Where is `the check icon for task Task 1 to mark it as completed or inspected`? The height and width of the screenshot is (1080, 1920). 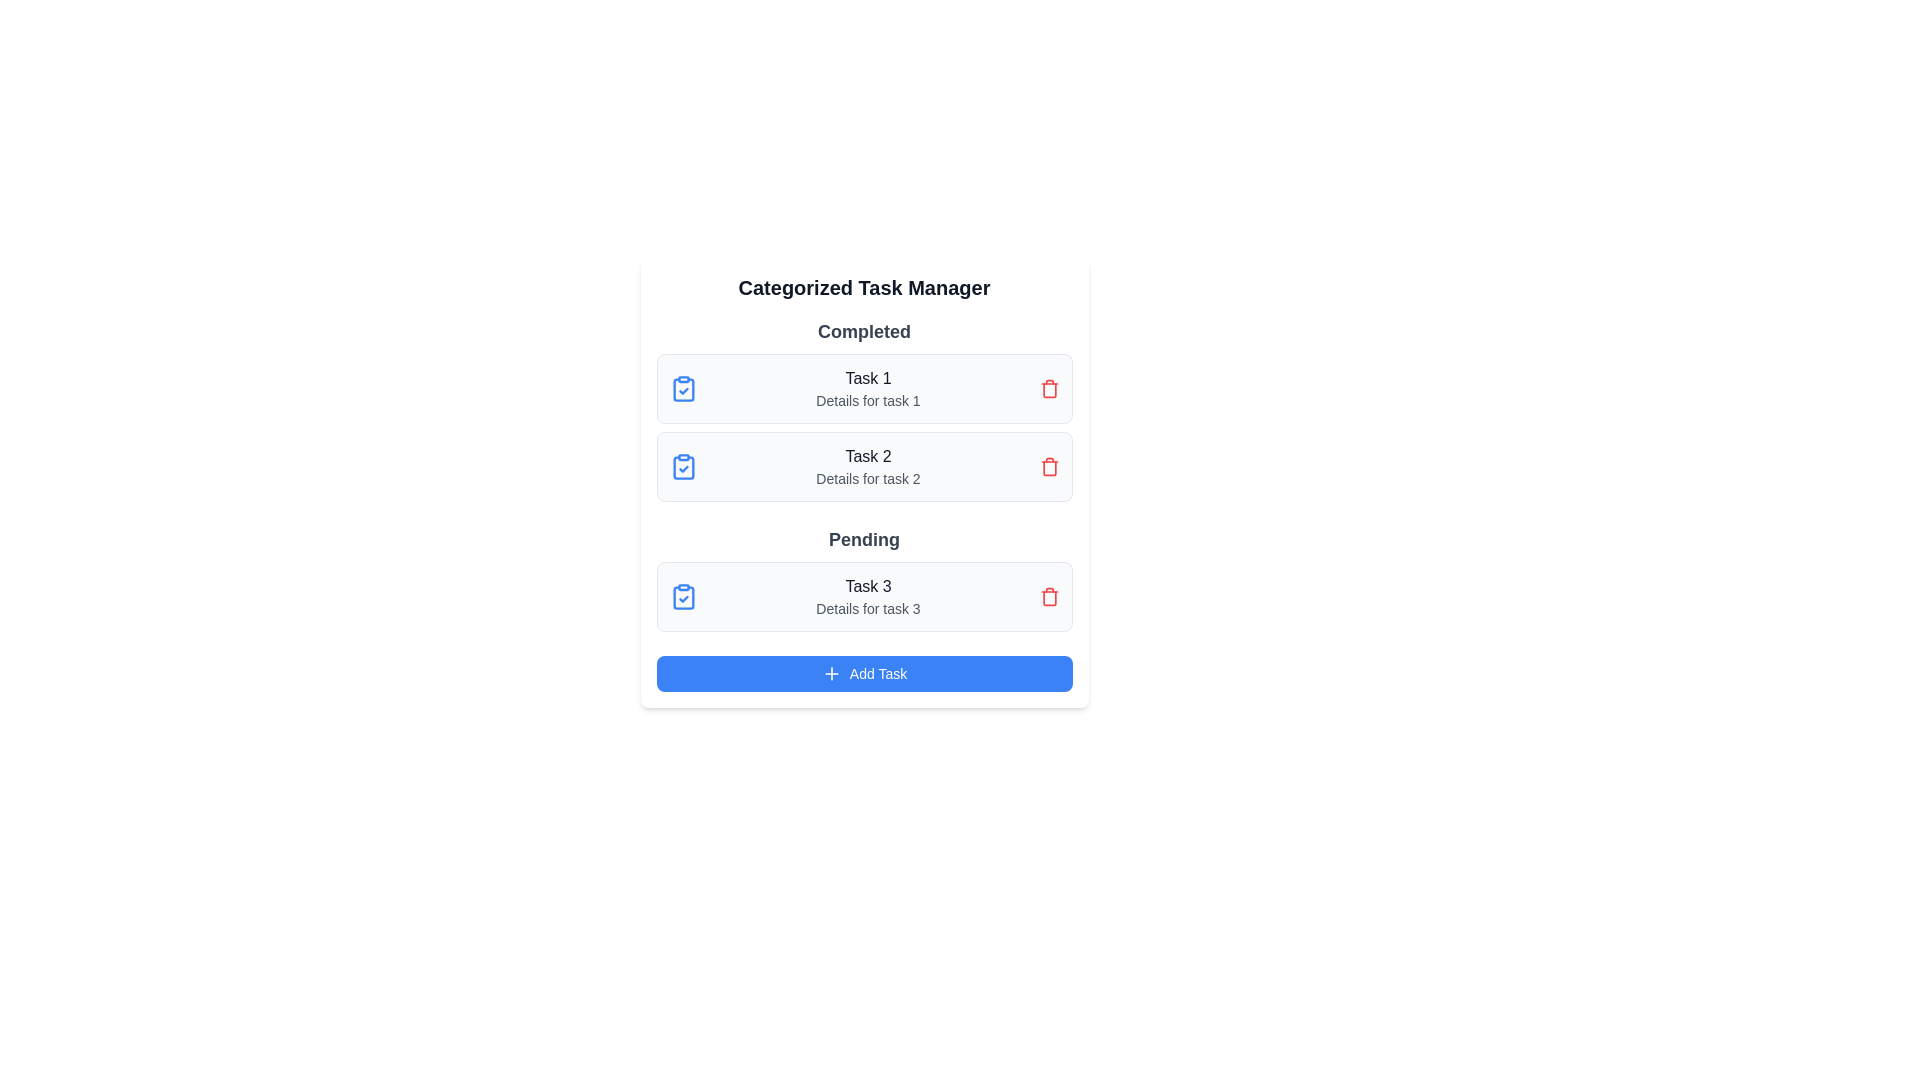
the check icon for task Task 1 to mark it as completed or inspected is located at coordinates (683, 389).